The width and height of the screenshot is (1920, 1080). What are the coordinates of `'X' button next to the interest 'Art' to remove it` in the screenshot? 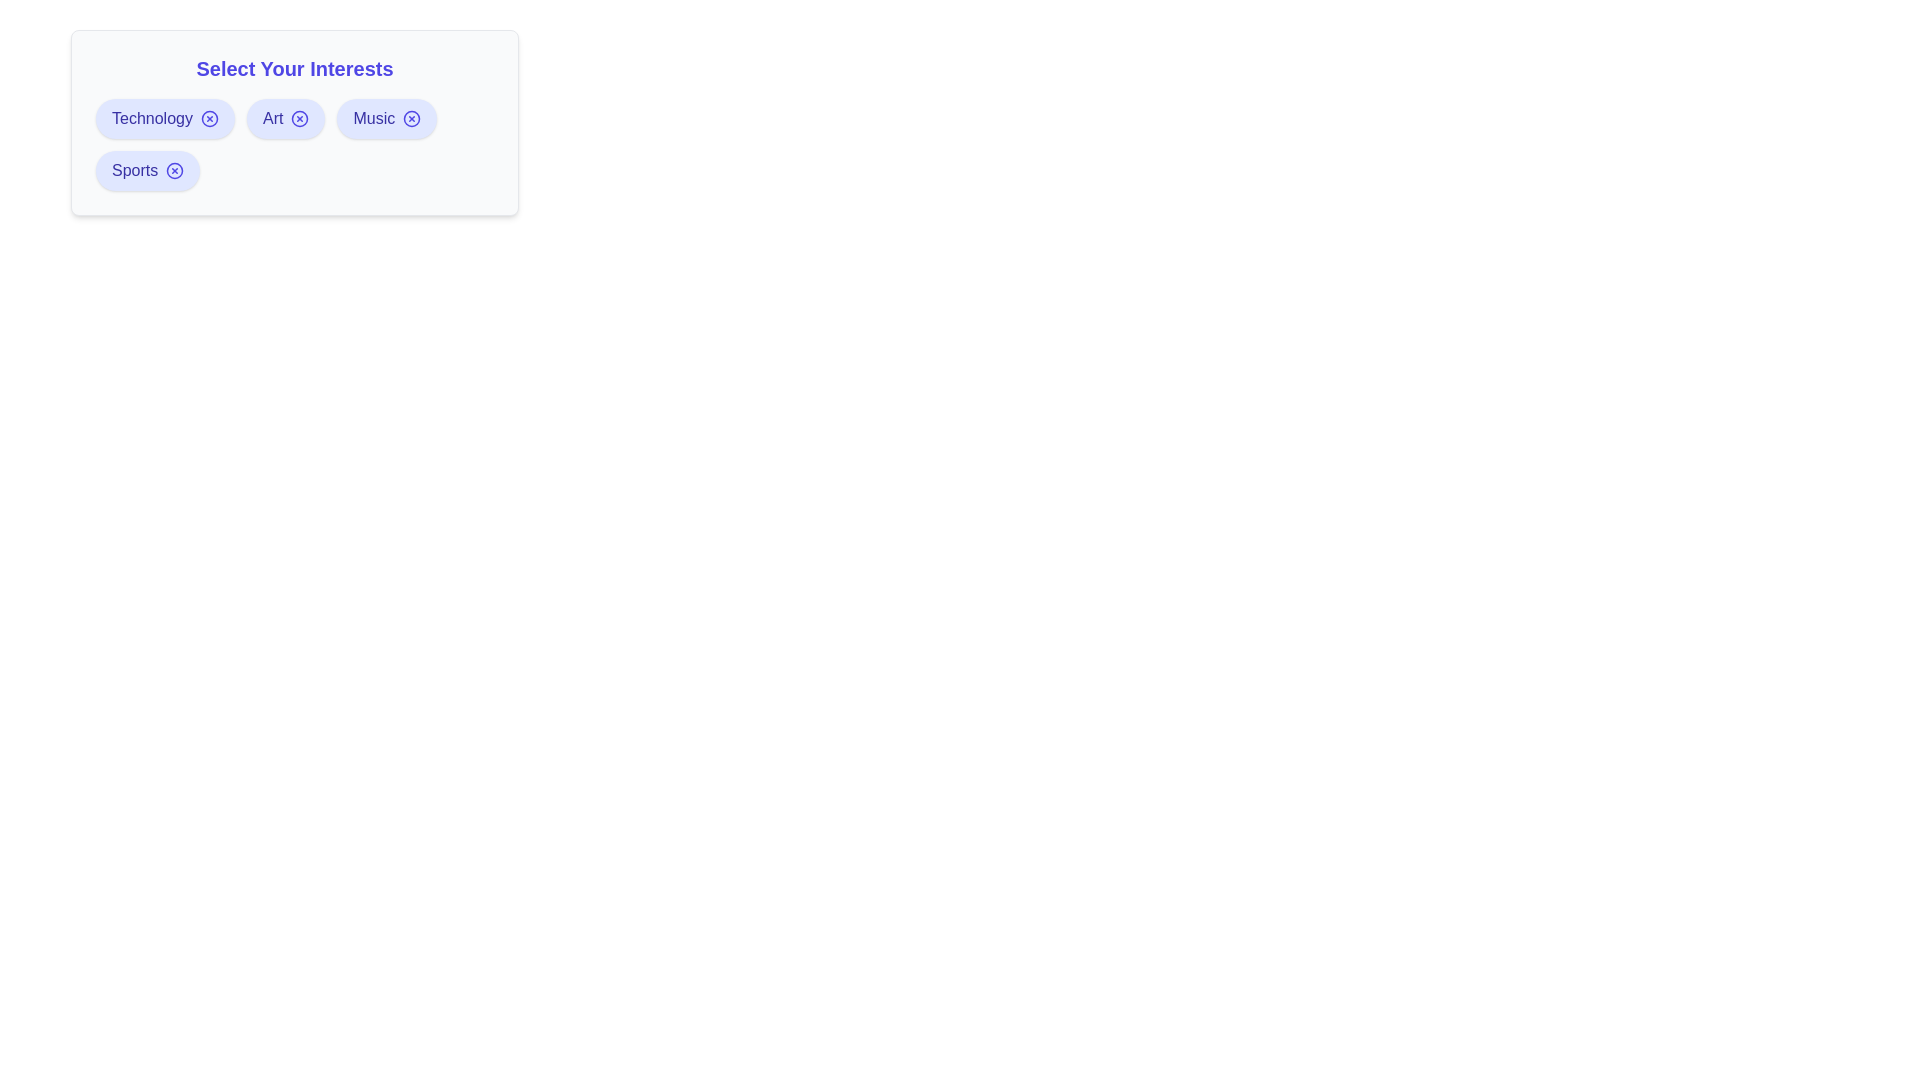 It's located at (299, 119).